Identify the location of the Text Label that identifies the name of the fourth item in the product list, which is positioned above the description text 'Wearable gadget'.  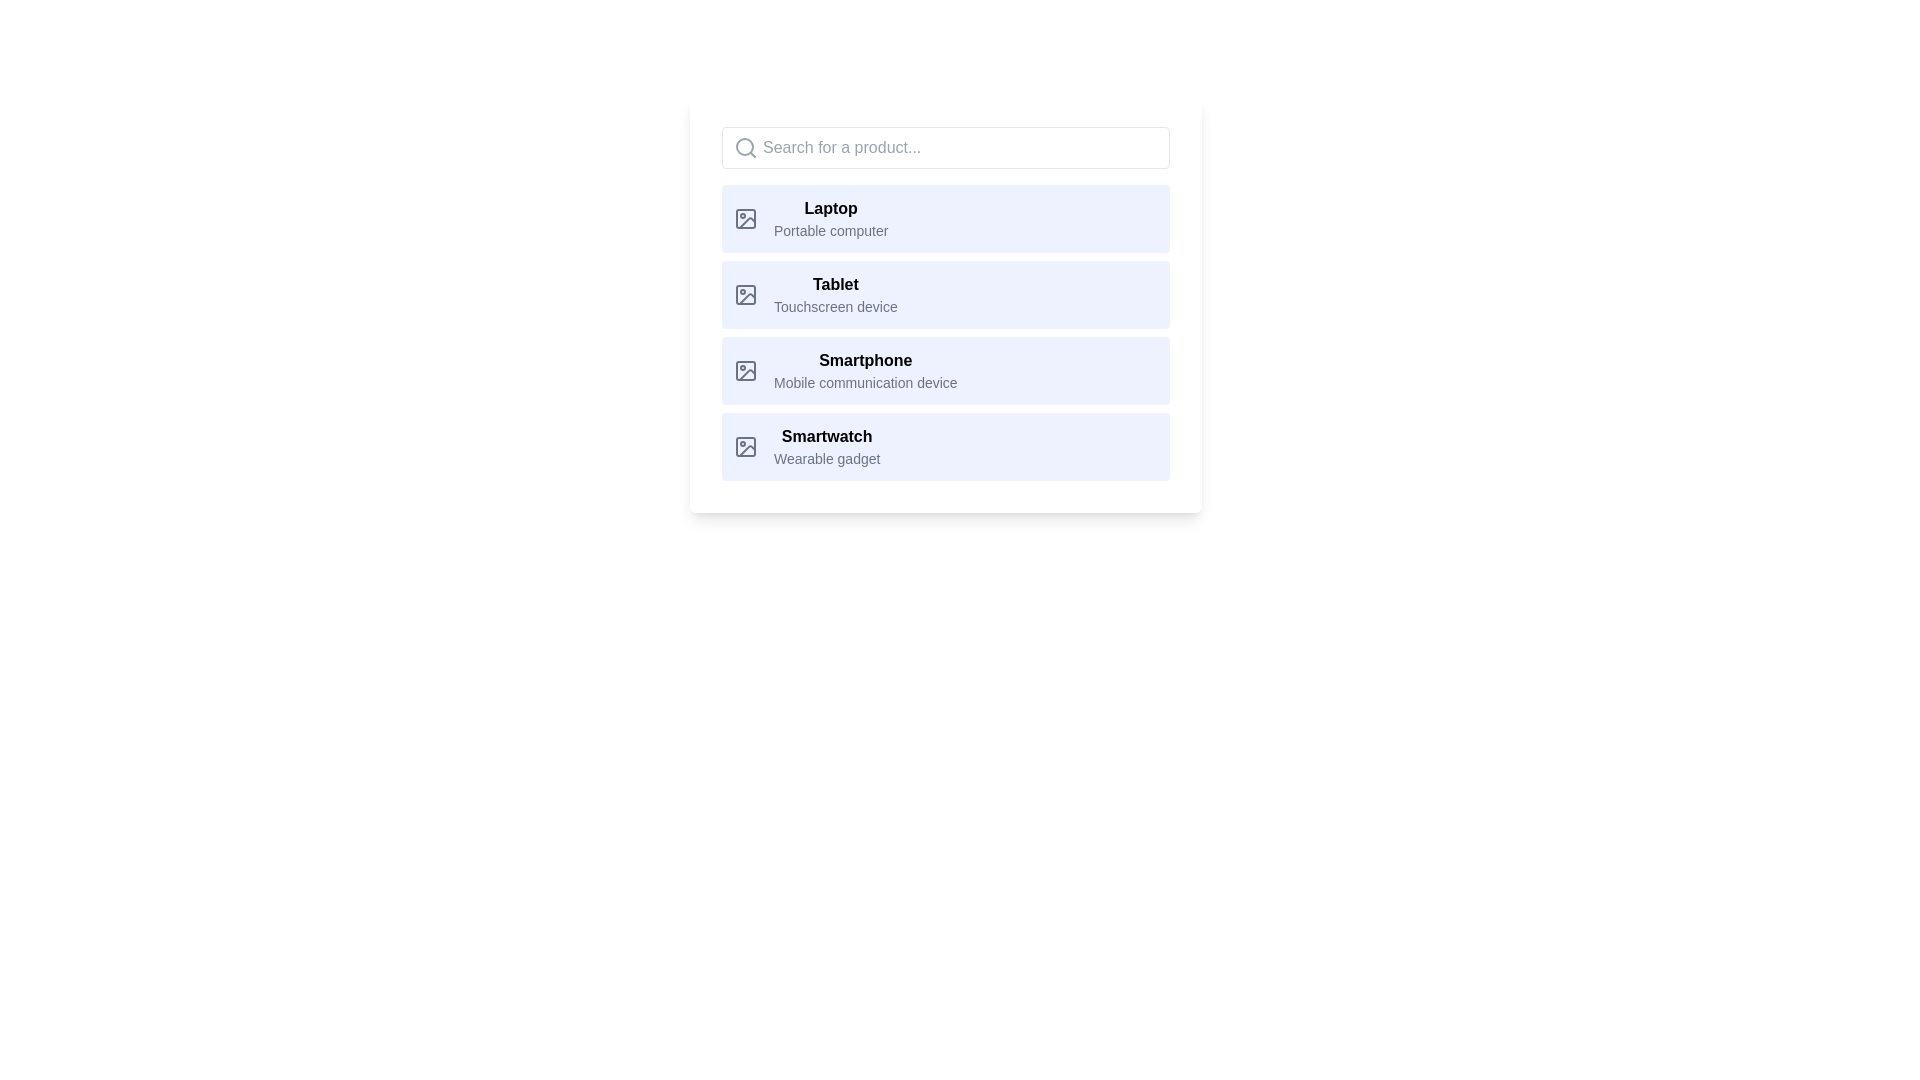
(827, 435).